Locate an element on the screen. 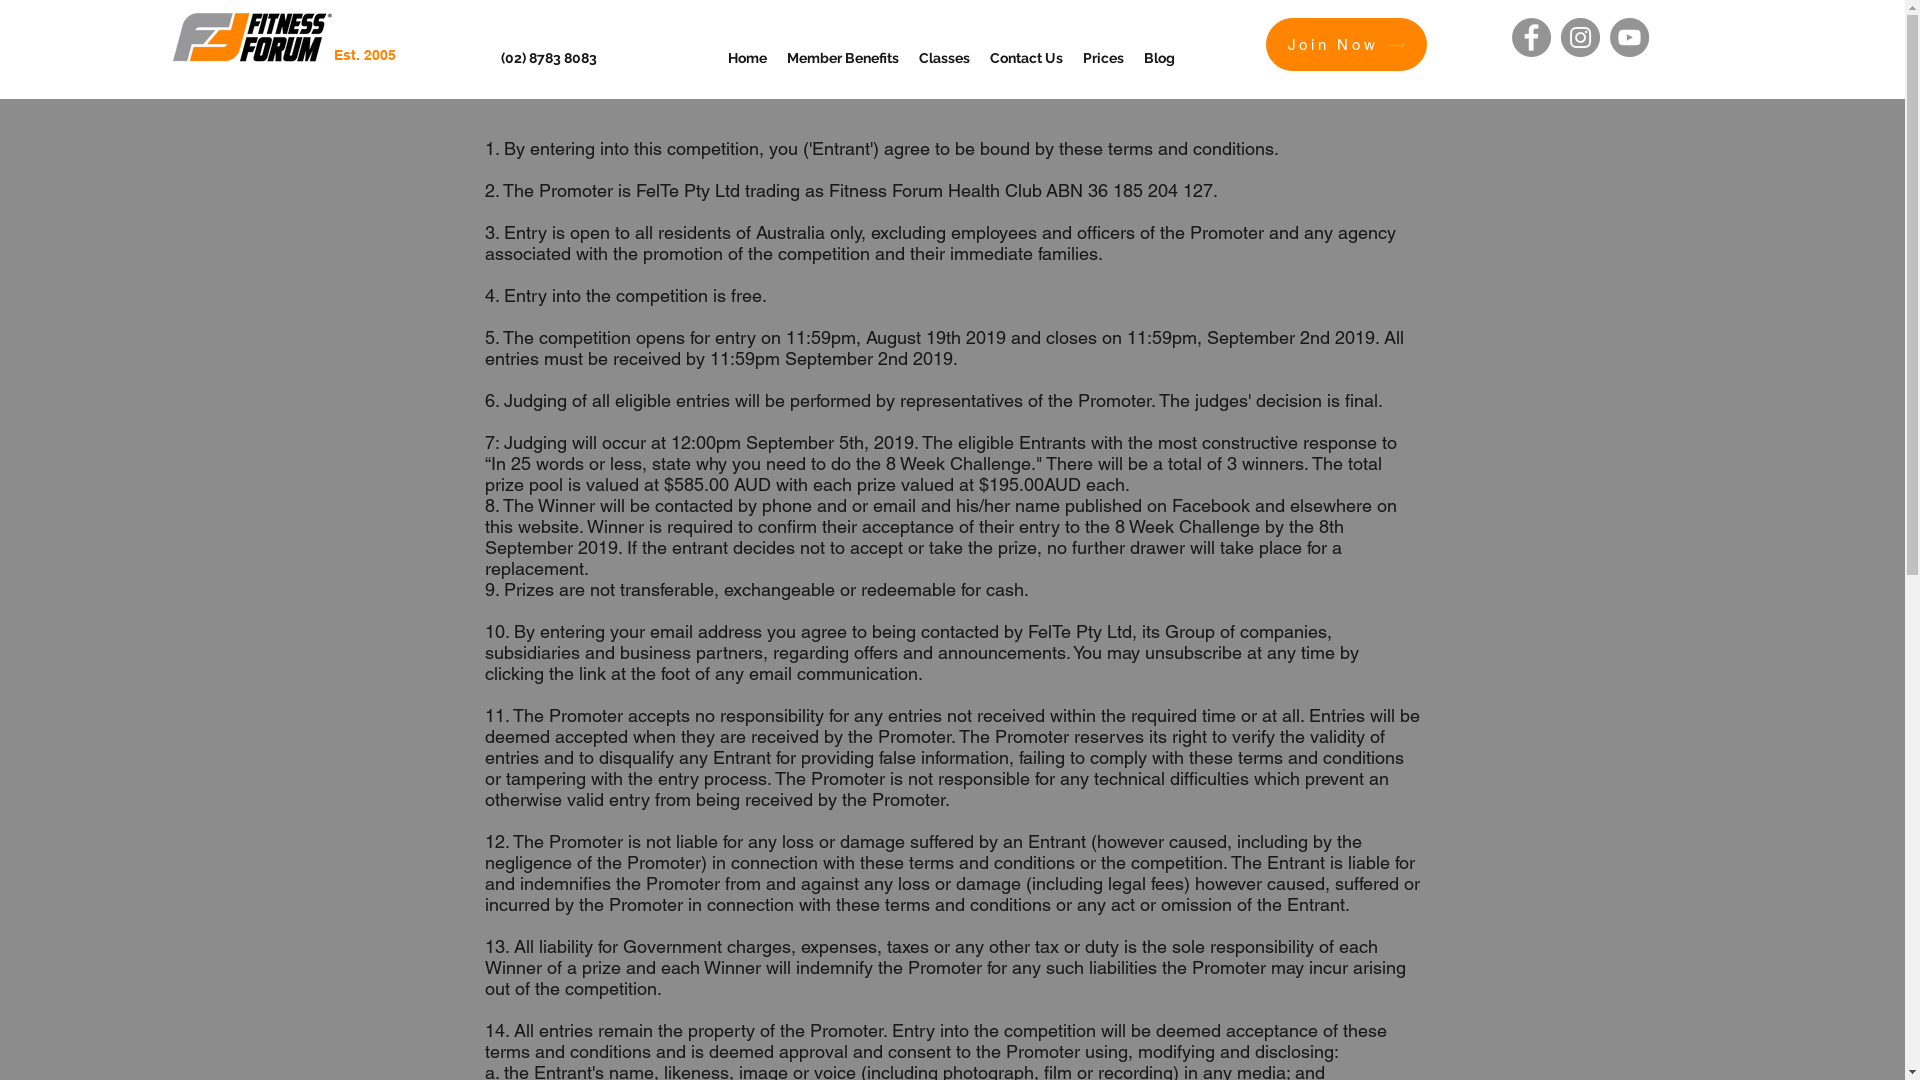 The image size is (1920, 1080). 'Blog' is located at coordinates (1133, 56).